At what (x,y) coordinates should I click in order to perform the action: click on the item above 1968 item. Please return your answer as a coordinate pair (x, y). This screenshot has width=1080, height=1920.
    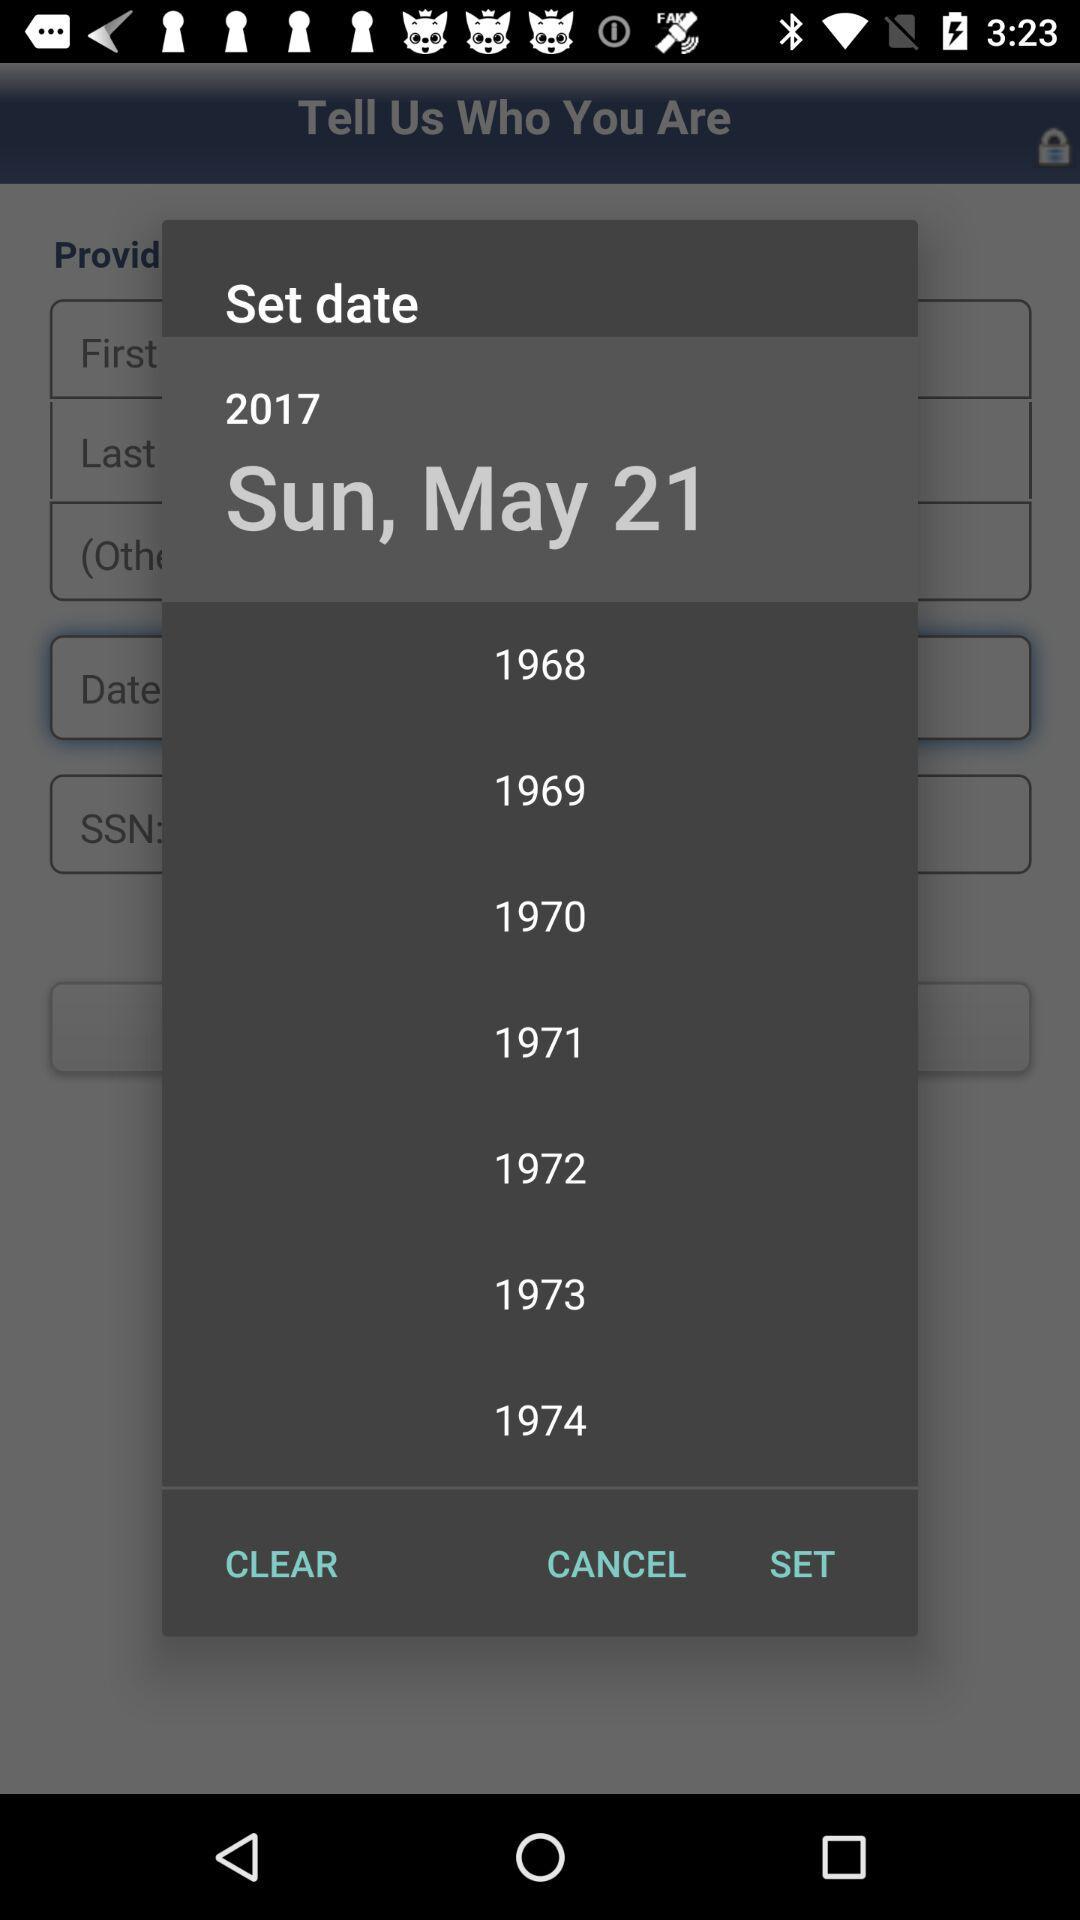
    Looking at the image, I should click on (469, 495).